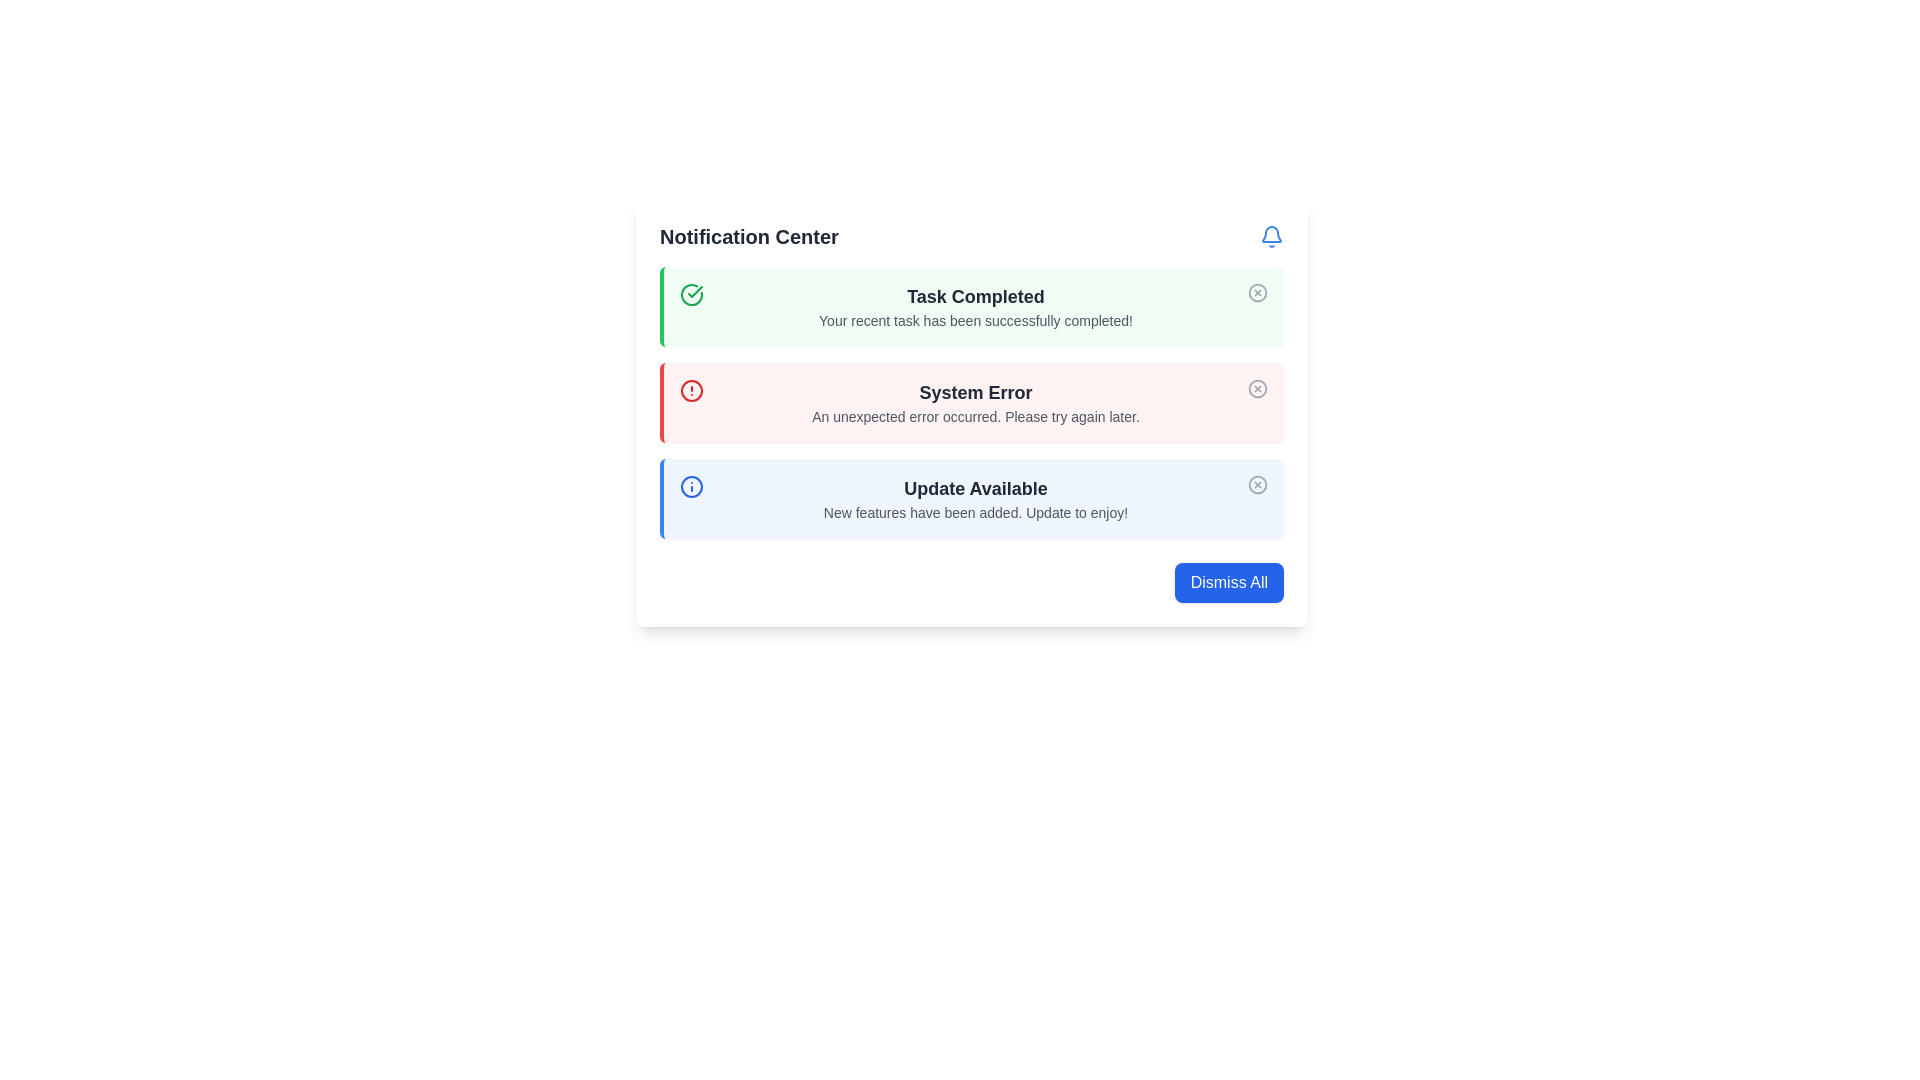 Image resolution: width=1920 pixels, height=1080 pixels. I want to click on the Text Label that highlights the title of the notification regarding an application or system update, positioned within the notification card, so click(975, 489).